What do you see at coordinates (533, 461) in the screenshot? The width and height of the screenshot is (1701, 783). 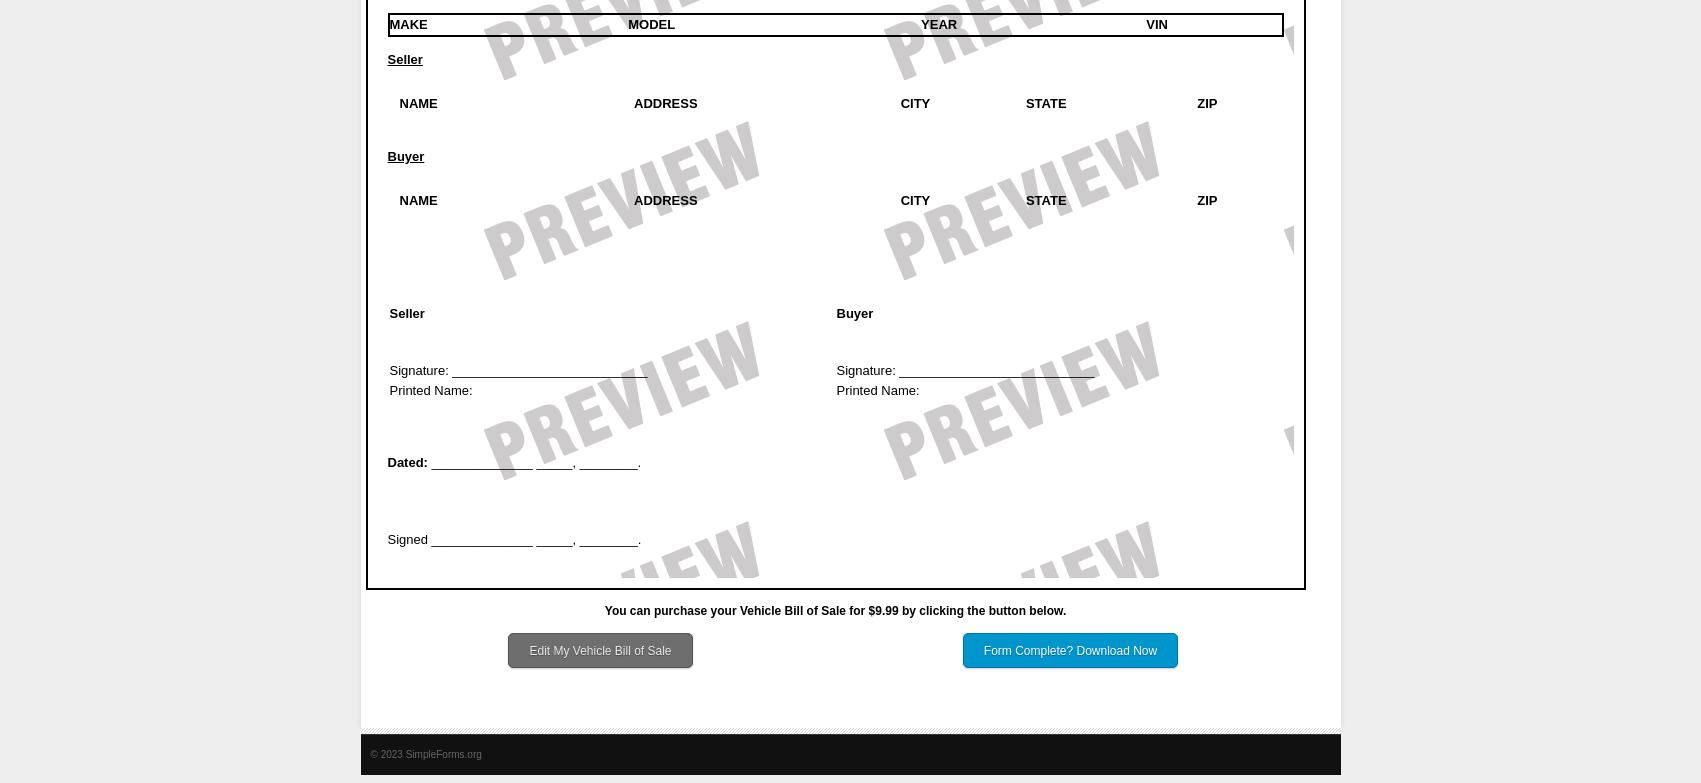 I see `'______________ _____, ________.'` at bounding box center [533, 461].